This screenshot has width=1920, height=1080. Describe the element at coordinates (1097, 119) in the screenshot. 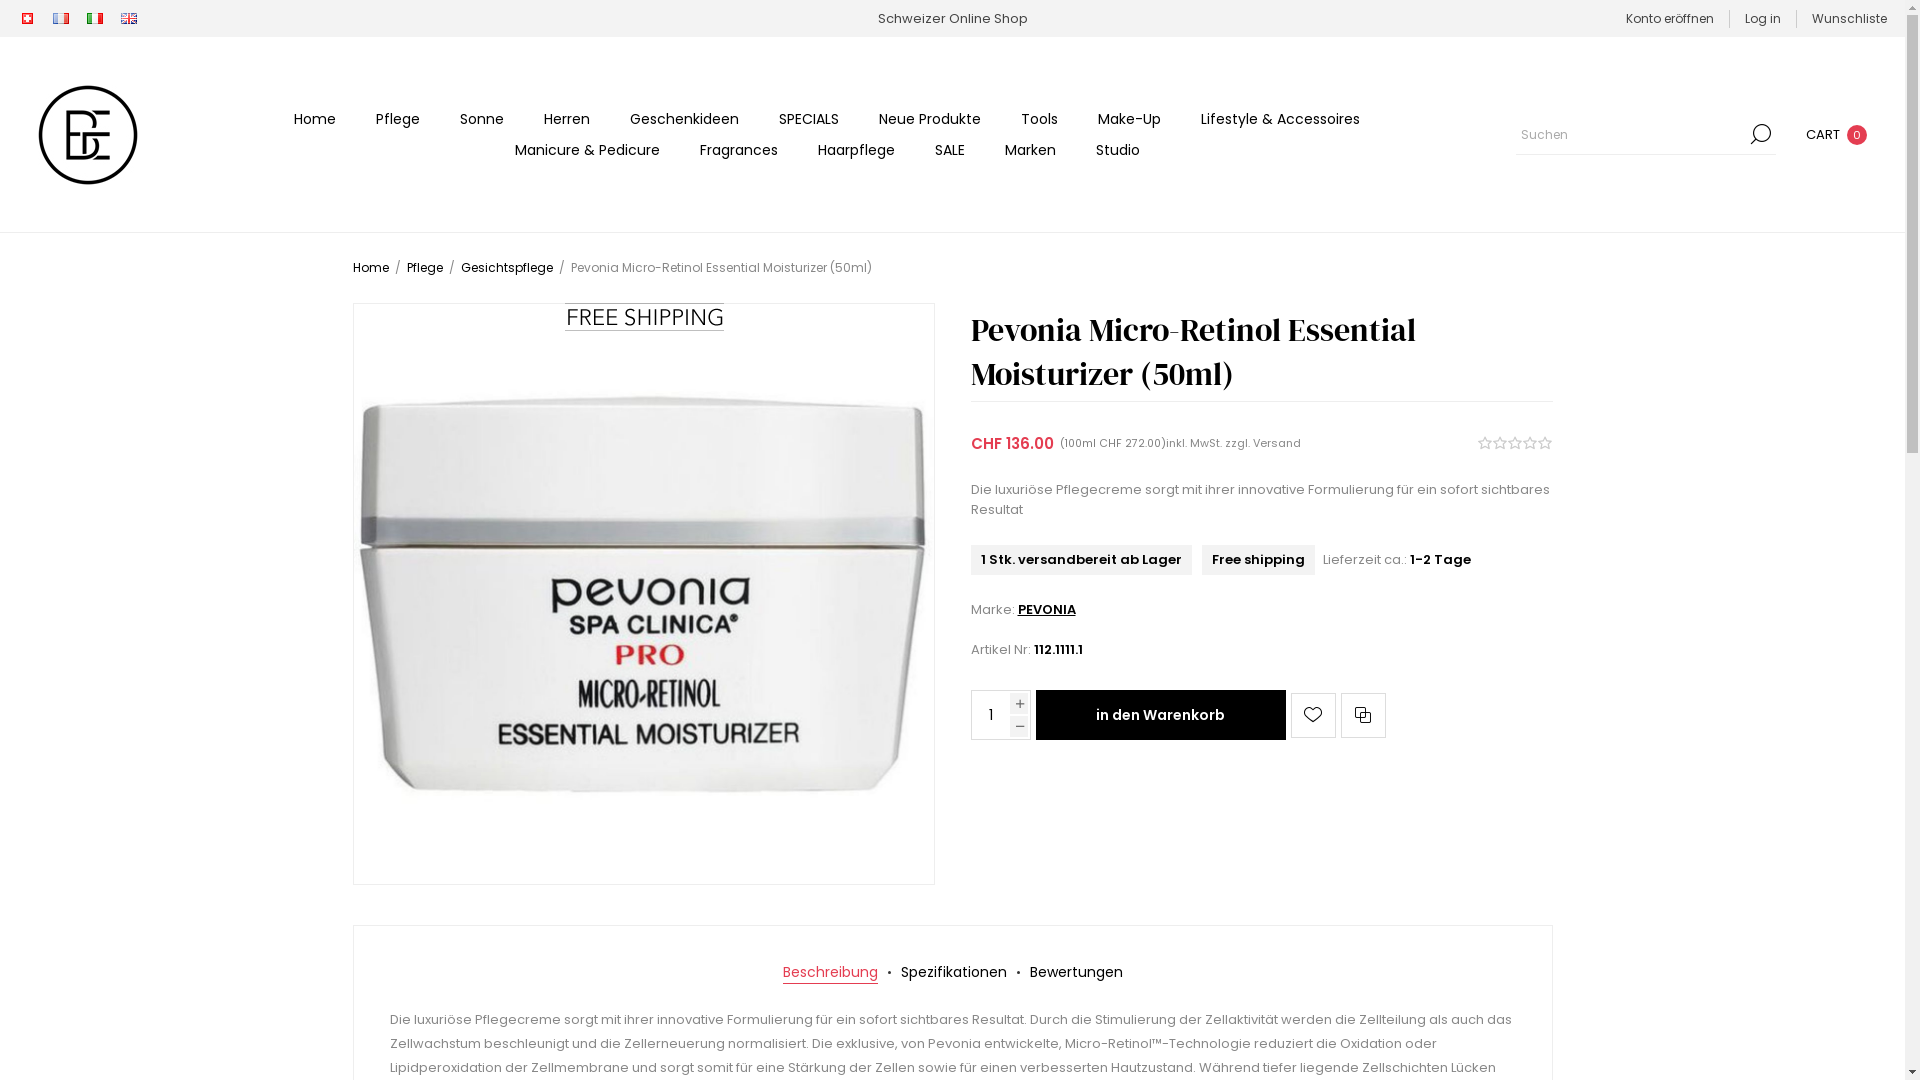

I see `'Make-Up'` at that location.